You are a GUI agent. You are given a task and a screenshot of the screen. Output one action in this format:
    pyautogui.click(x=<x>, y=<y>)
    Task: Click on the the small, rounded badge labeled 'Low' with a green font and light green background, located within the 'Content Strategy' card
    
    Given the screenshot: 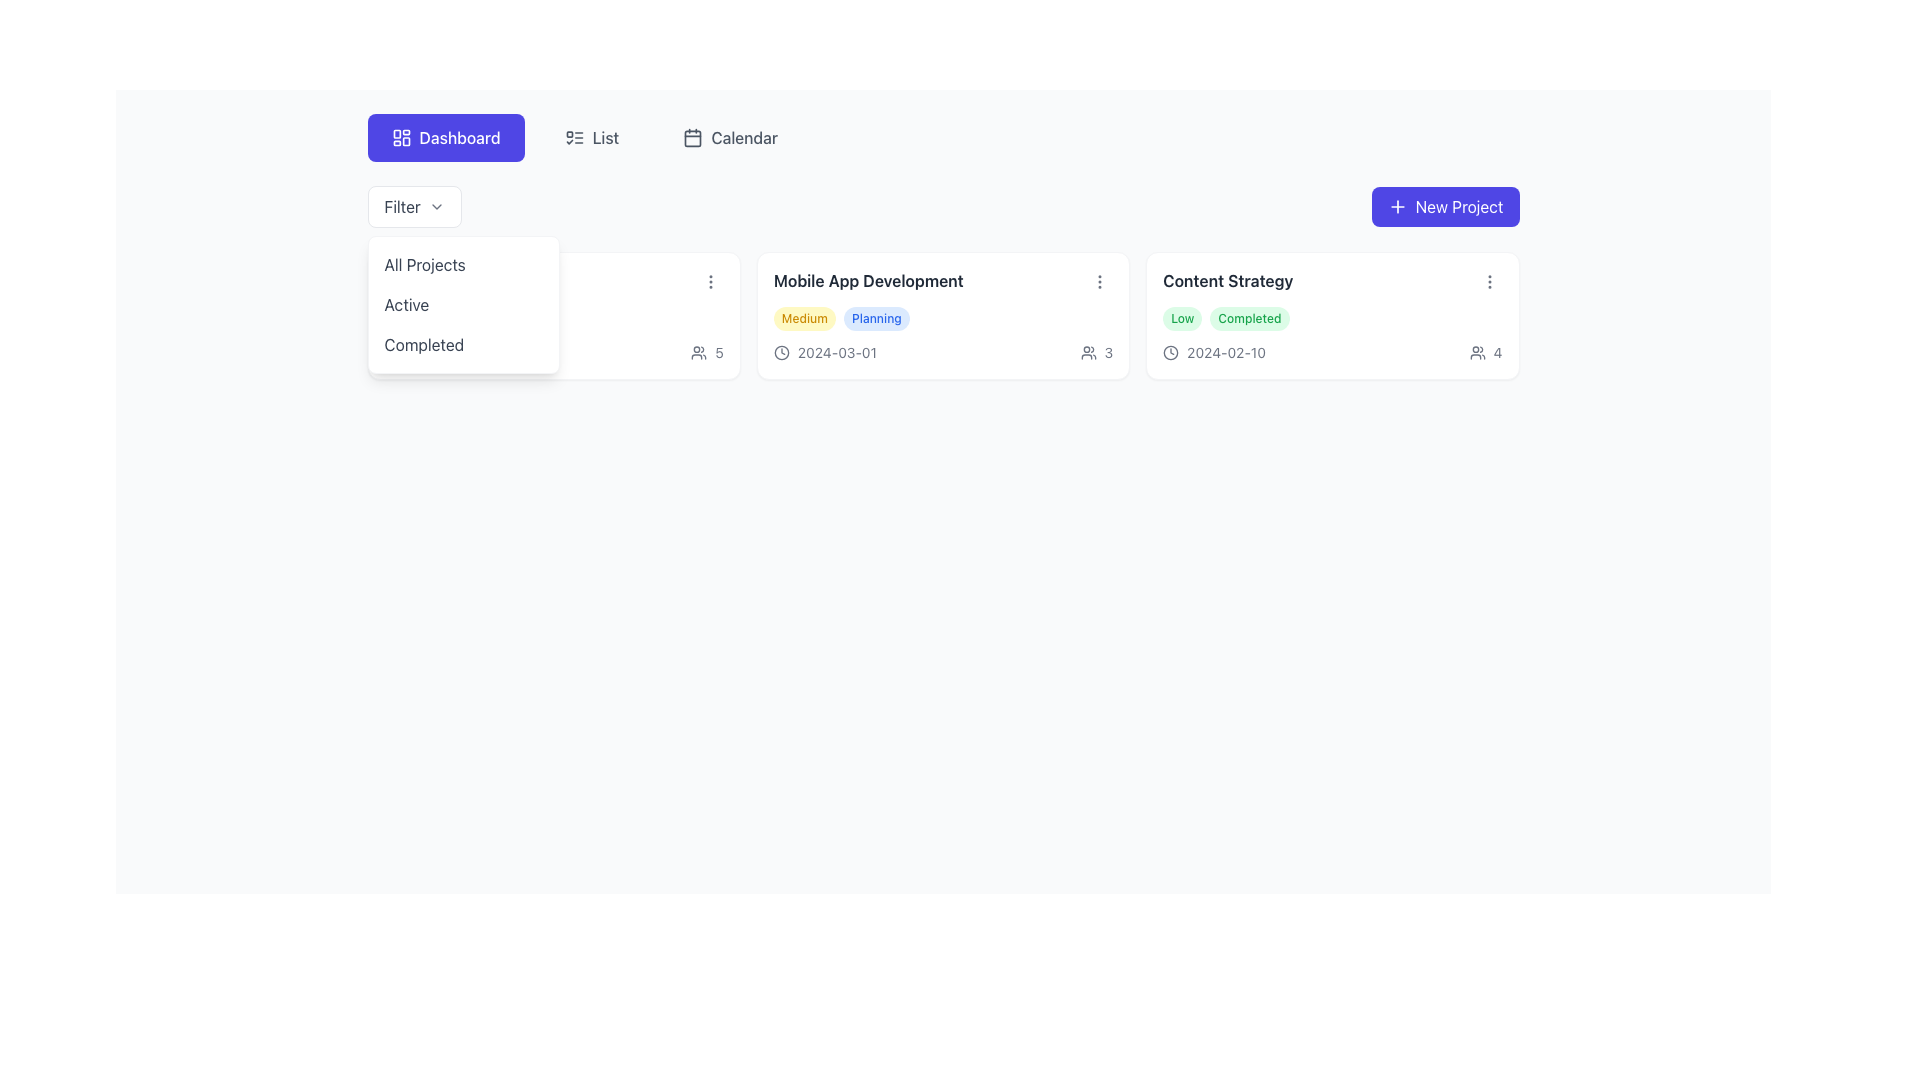 What is the action you would take?
    pyautogui.click(x=1182, y=318)
    